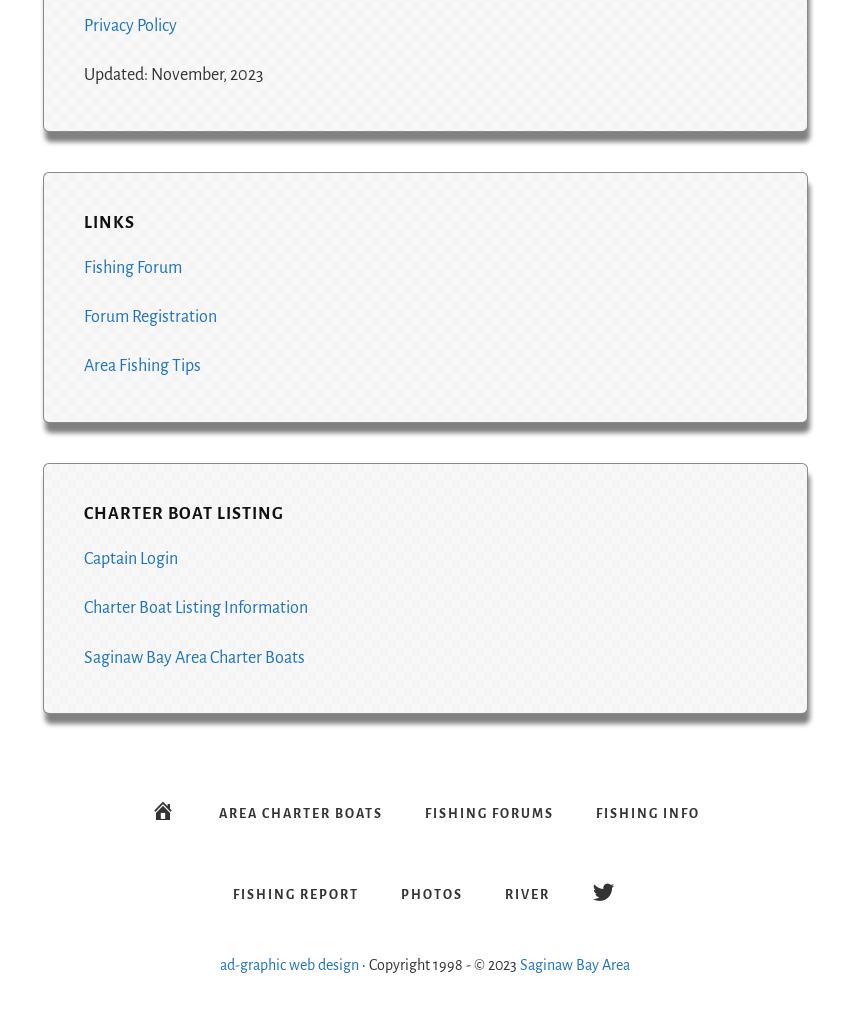 Image resolution: width=850 pixels, height=1030 pixels. What do you see at coordinates (182, 512) in the screenshot?
I see `'Charter Boat Listing'` at bounding box center [182, 512].